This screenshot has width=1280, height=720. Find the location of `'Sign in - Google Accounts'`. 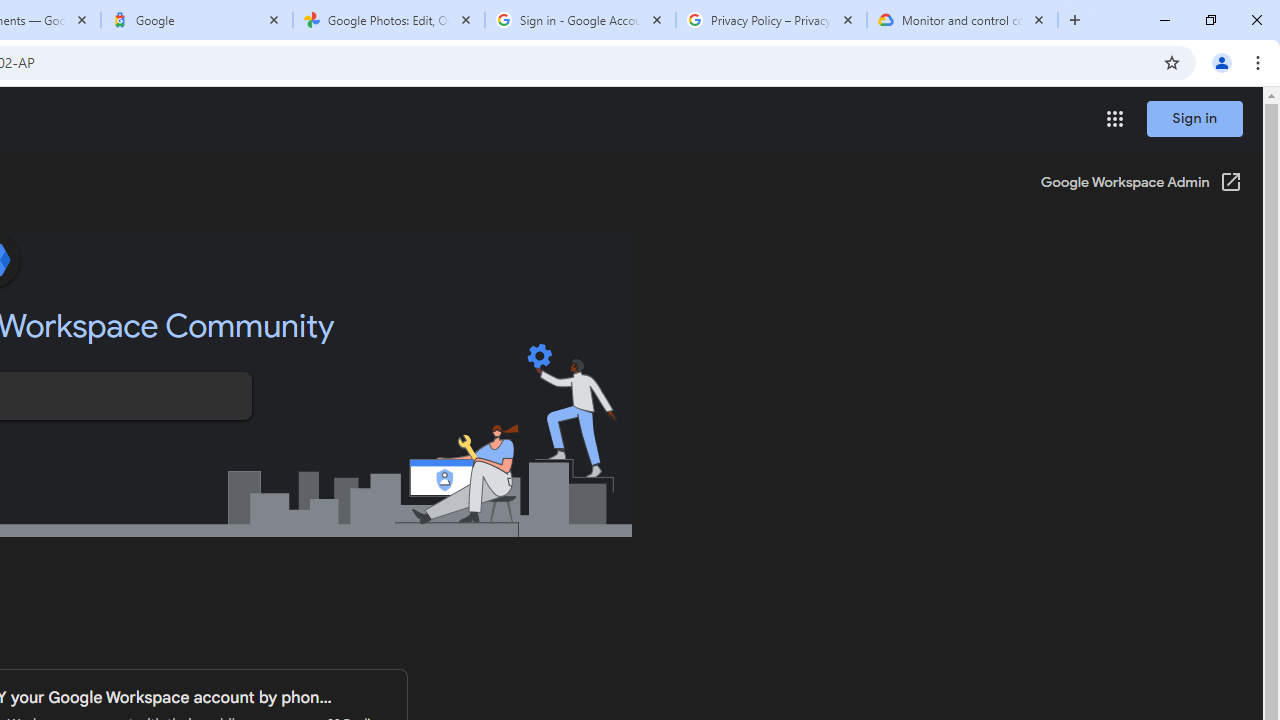

'Sign in - Google Accounts' is located at coordinates (579, 20).